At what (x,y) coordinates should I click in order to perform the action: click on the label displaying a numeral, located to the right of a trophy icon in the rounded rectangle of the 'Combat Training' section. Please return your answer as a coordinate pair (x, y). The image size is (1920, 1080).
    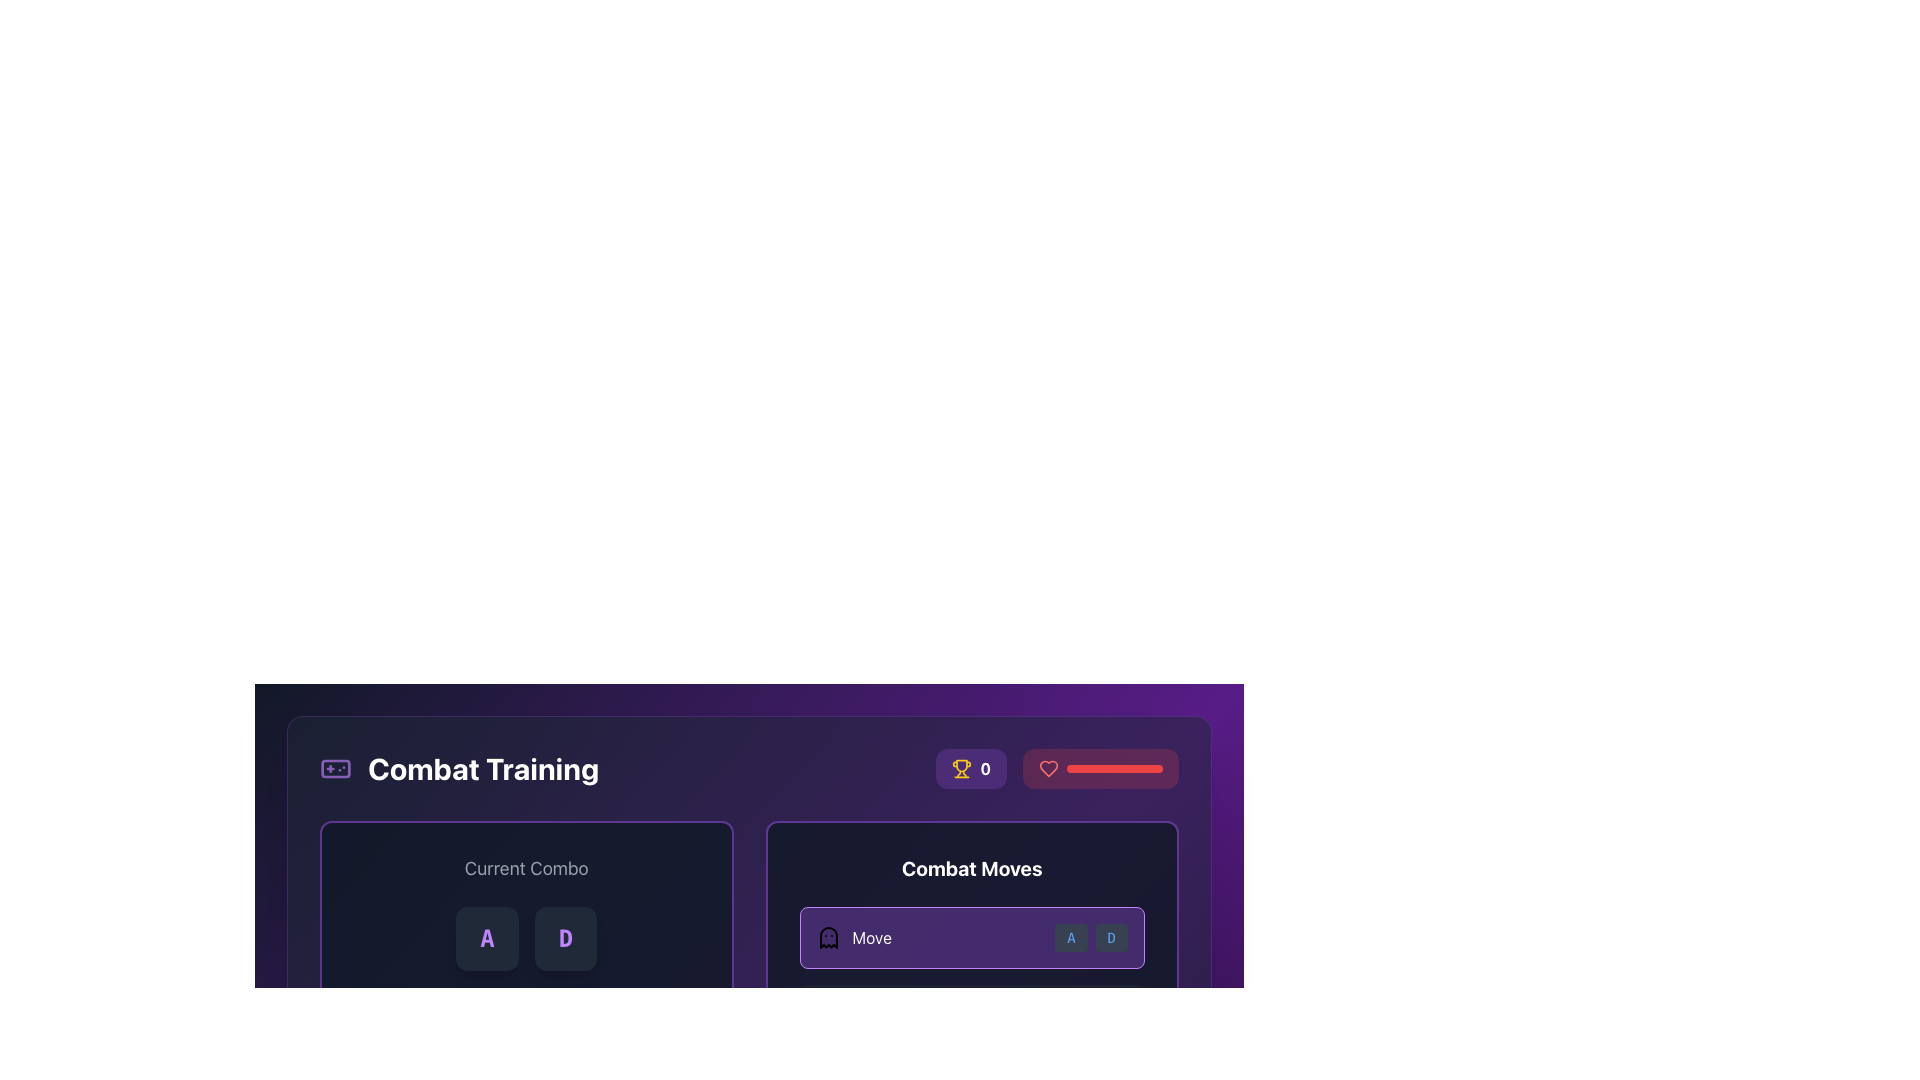
    Looking at the image, I should click on (985, 767).